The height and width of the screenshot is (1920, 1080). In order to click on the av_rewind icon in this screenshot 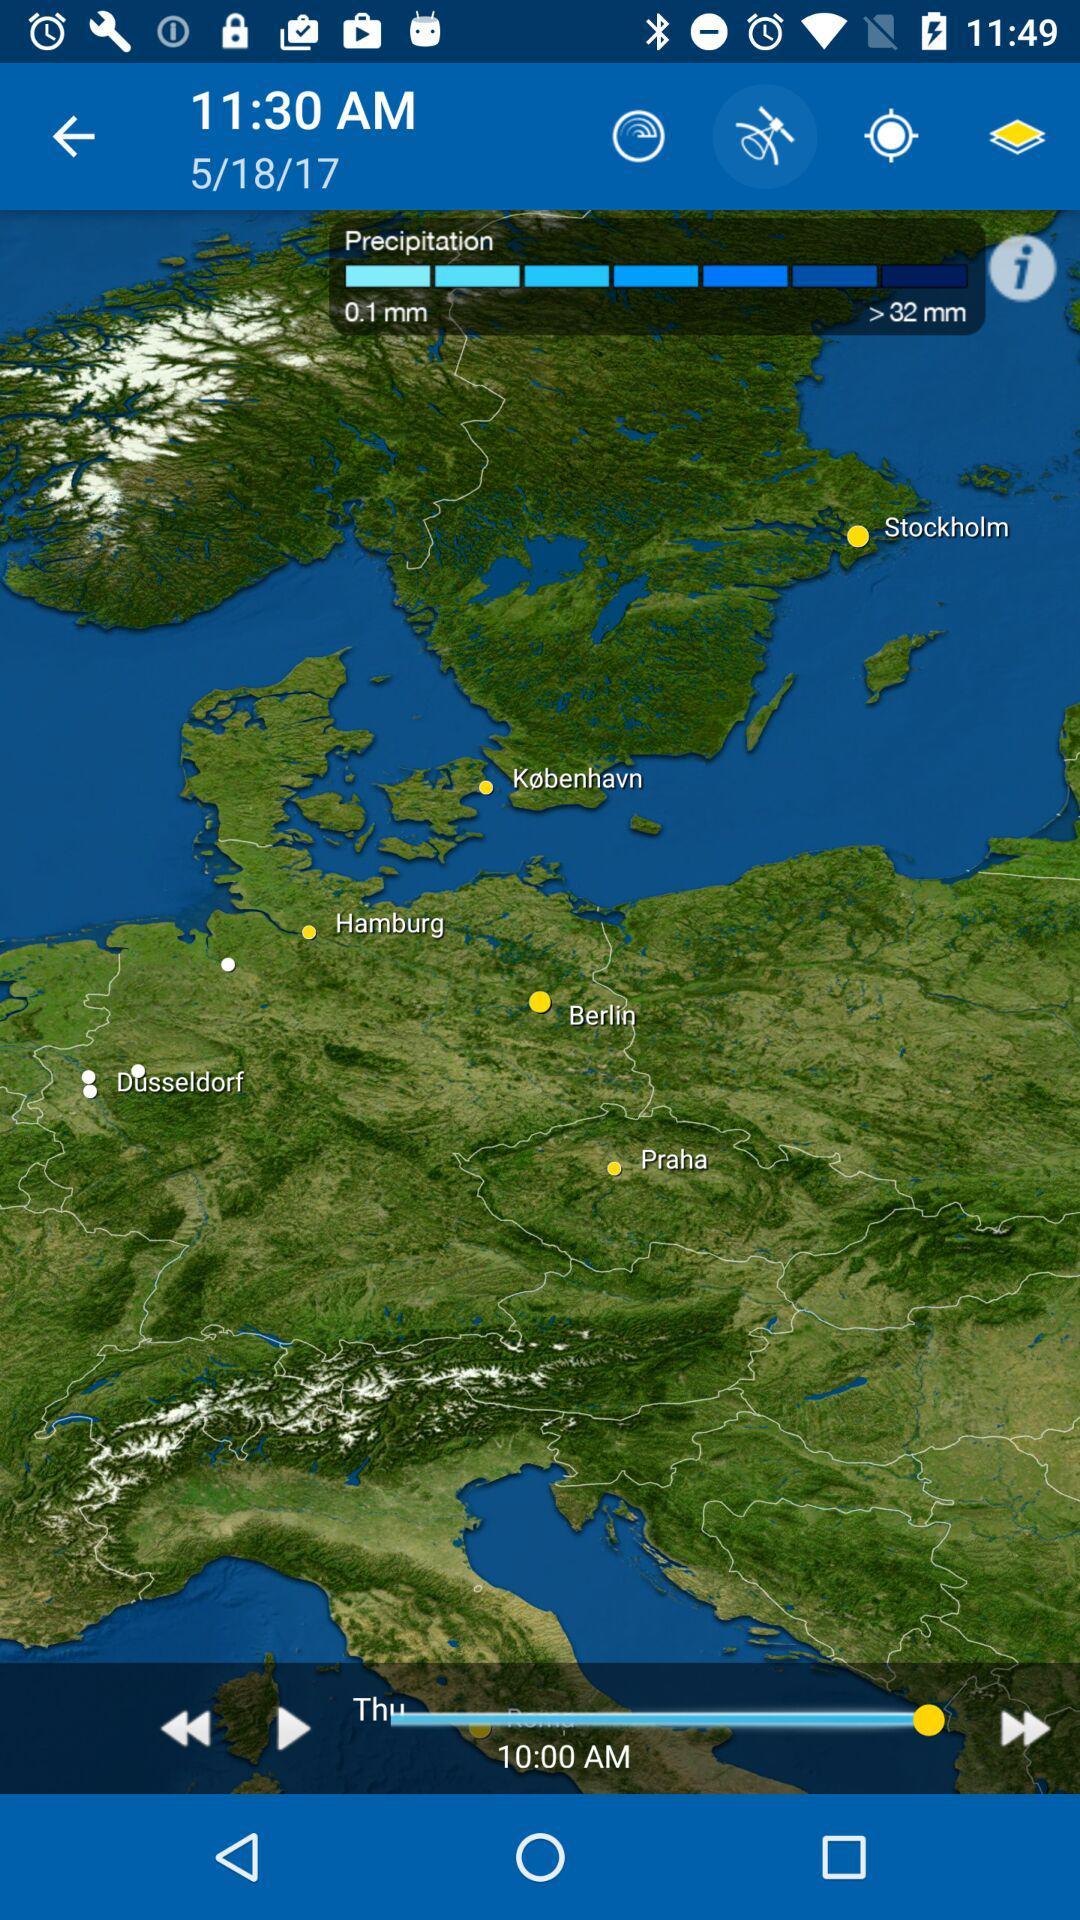, I will do `click(185, 1727)`.